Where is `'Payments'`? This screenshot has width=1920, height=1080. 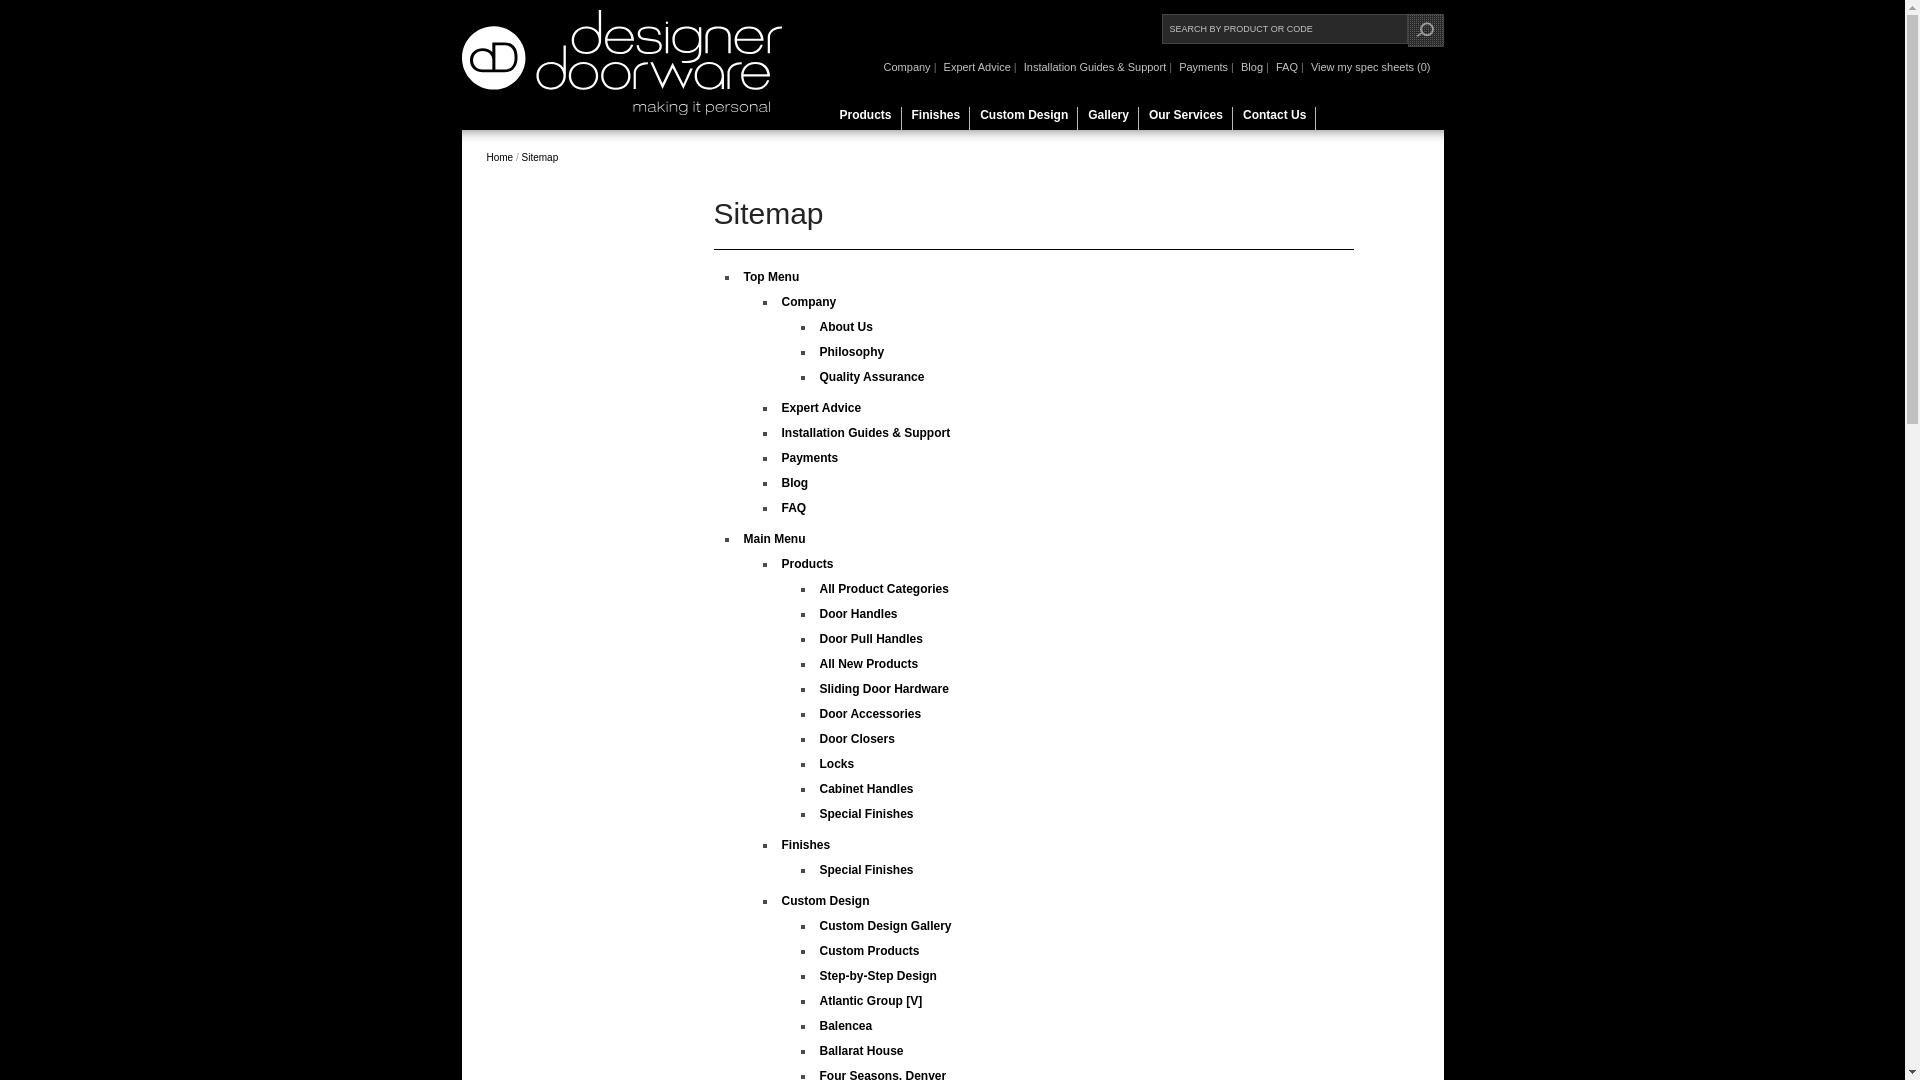
'Payments' is located at coordinates (1202, 65).